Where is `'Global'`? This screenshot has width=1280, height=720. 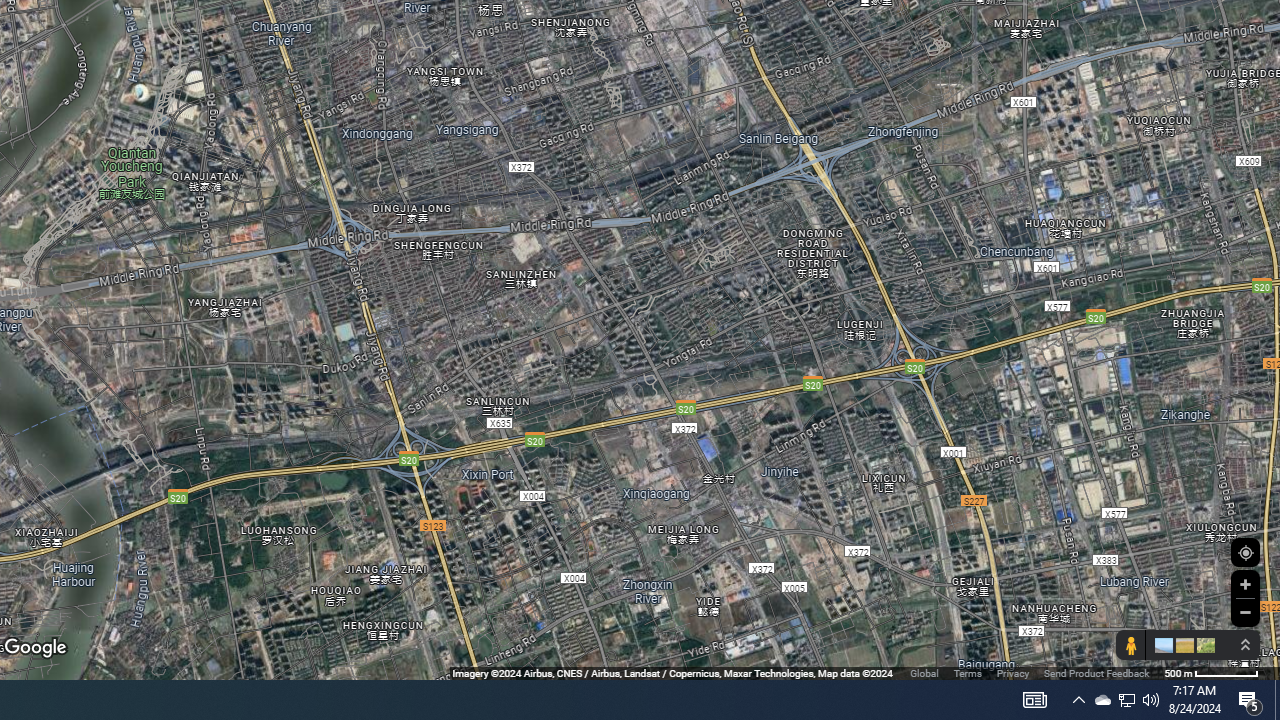
'Global' is located at coordinates (923, 673).